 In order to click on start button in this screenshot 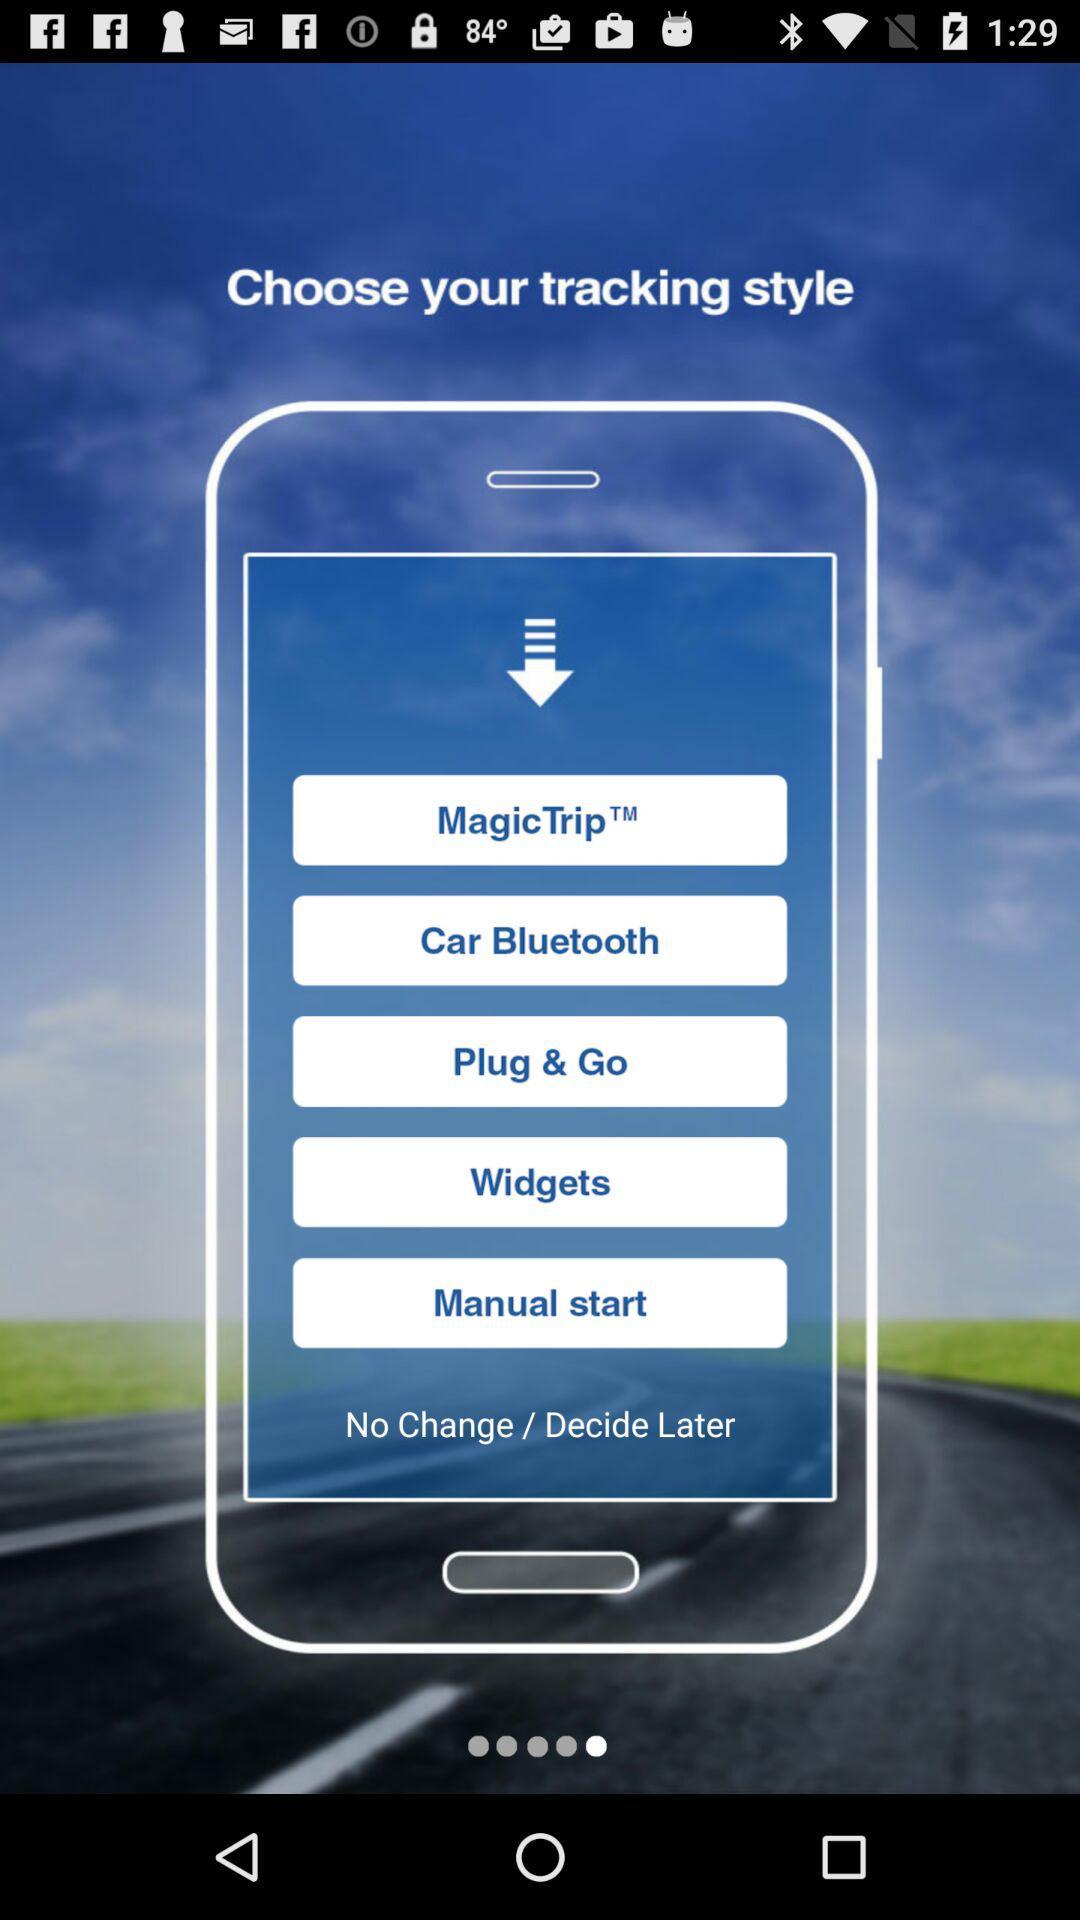, I will do `click(540, 1303)`.